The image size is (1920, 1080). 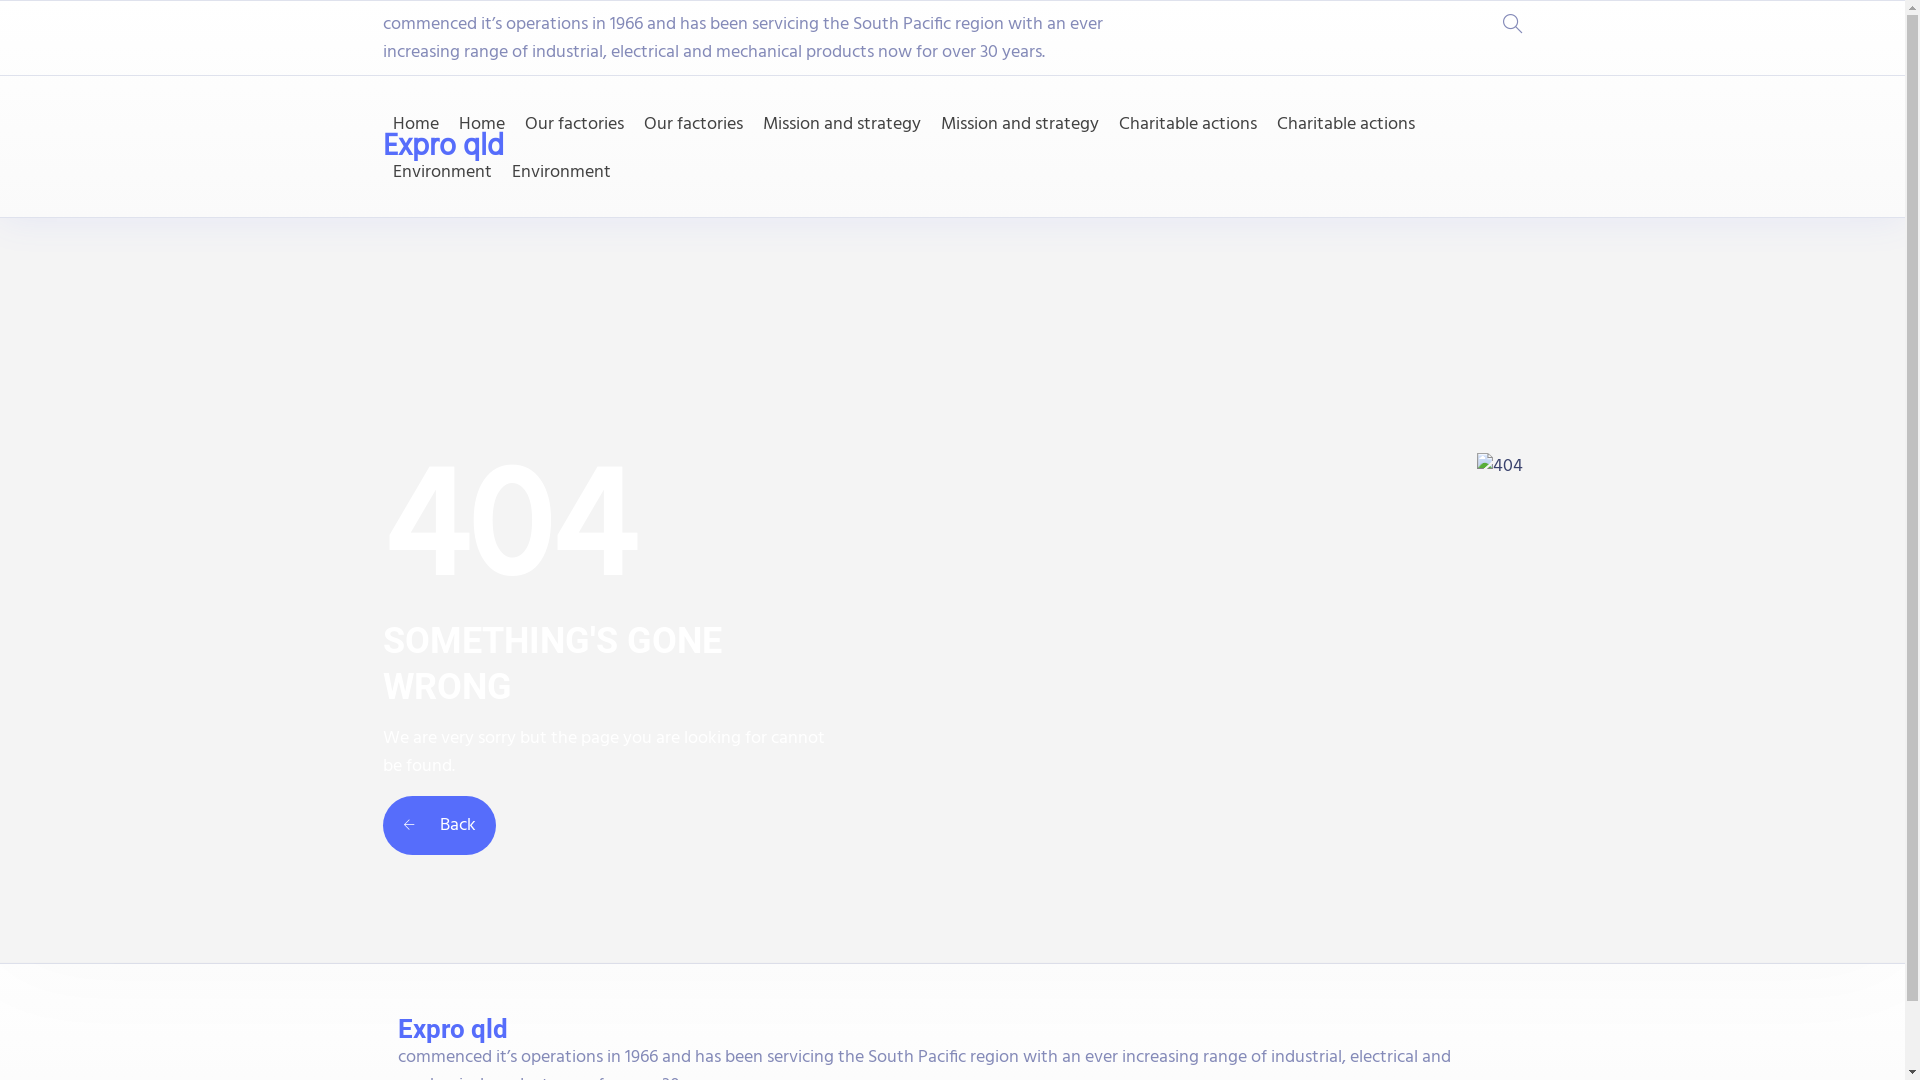 I want to click on 'Mission and strategy', so click(x=761, y=124).